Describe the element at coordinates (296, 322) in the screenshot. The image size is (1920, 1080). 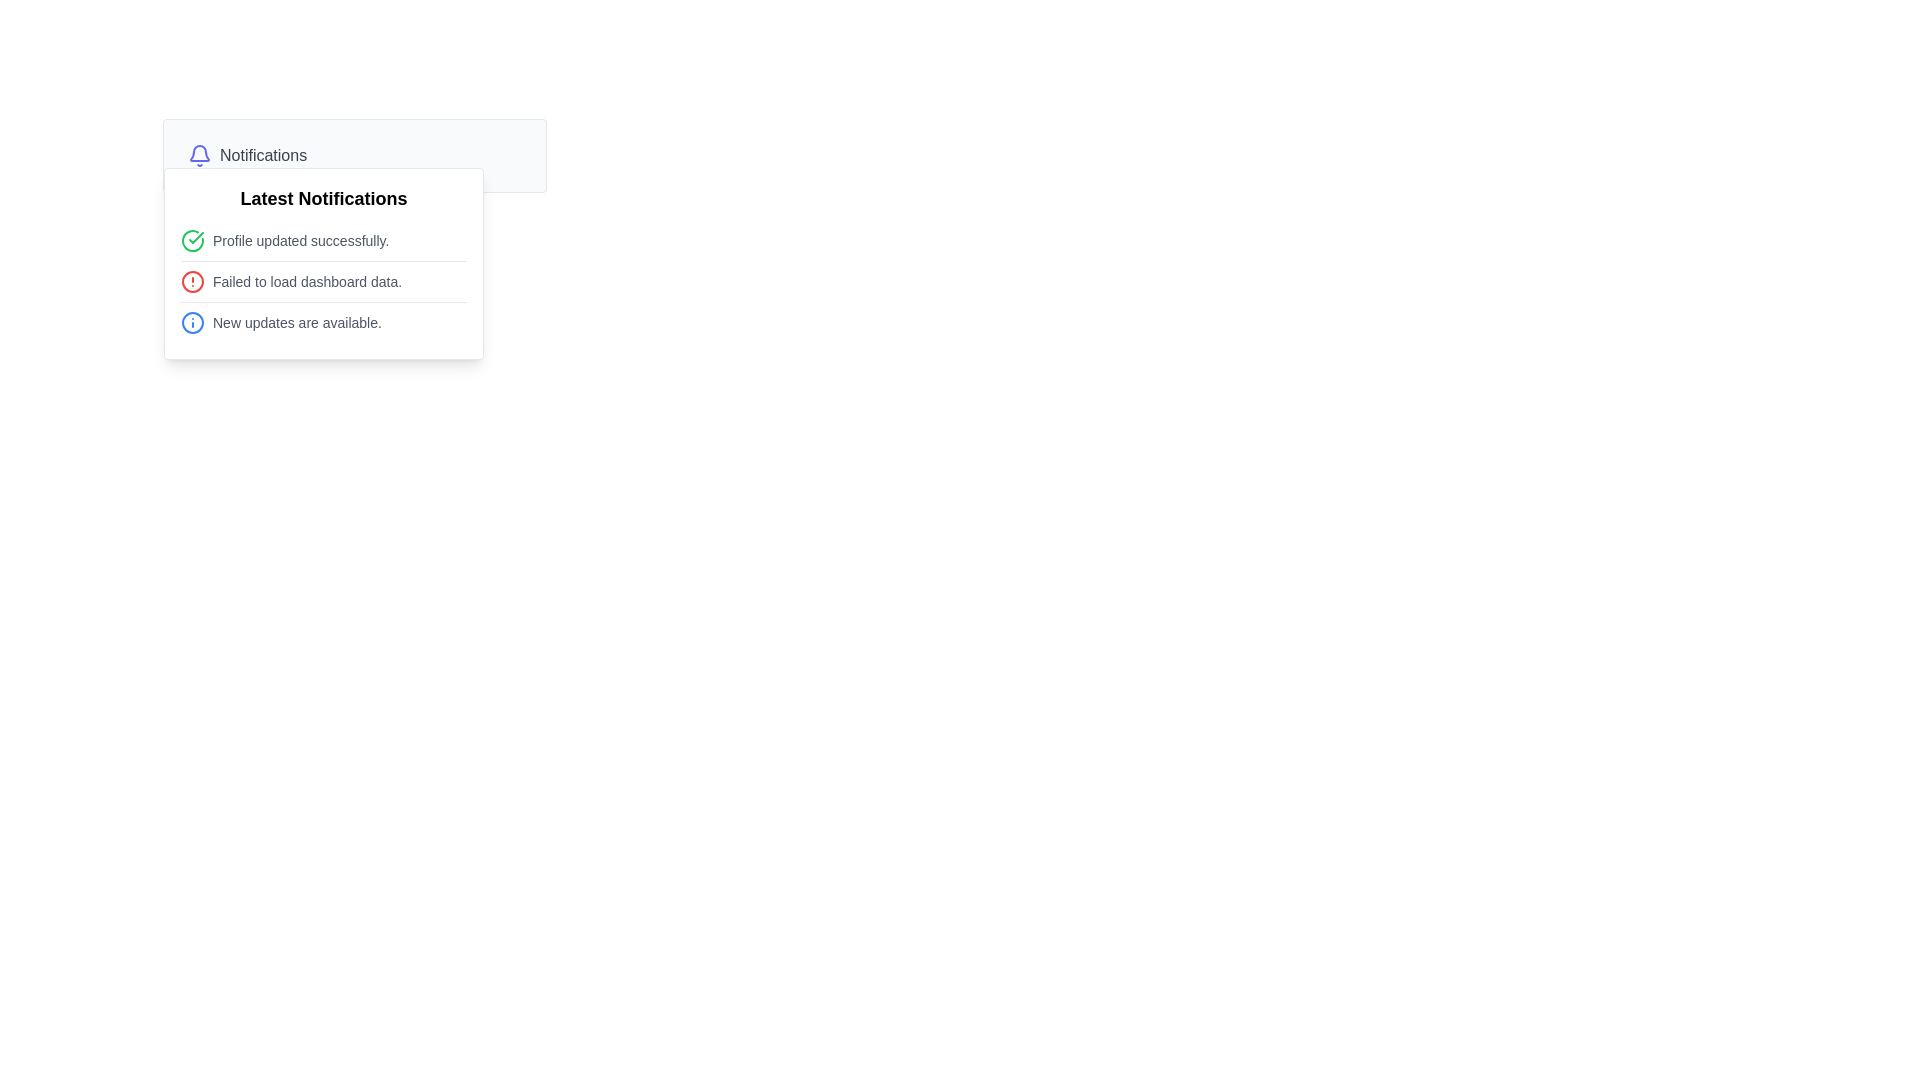
I see `the text label that reads 'New updates are available.' which is the third notification in the 'Latest Notifications' dropdown` at that location.